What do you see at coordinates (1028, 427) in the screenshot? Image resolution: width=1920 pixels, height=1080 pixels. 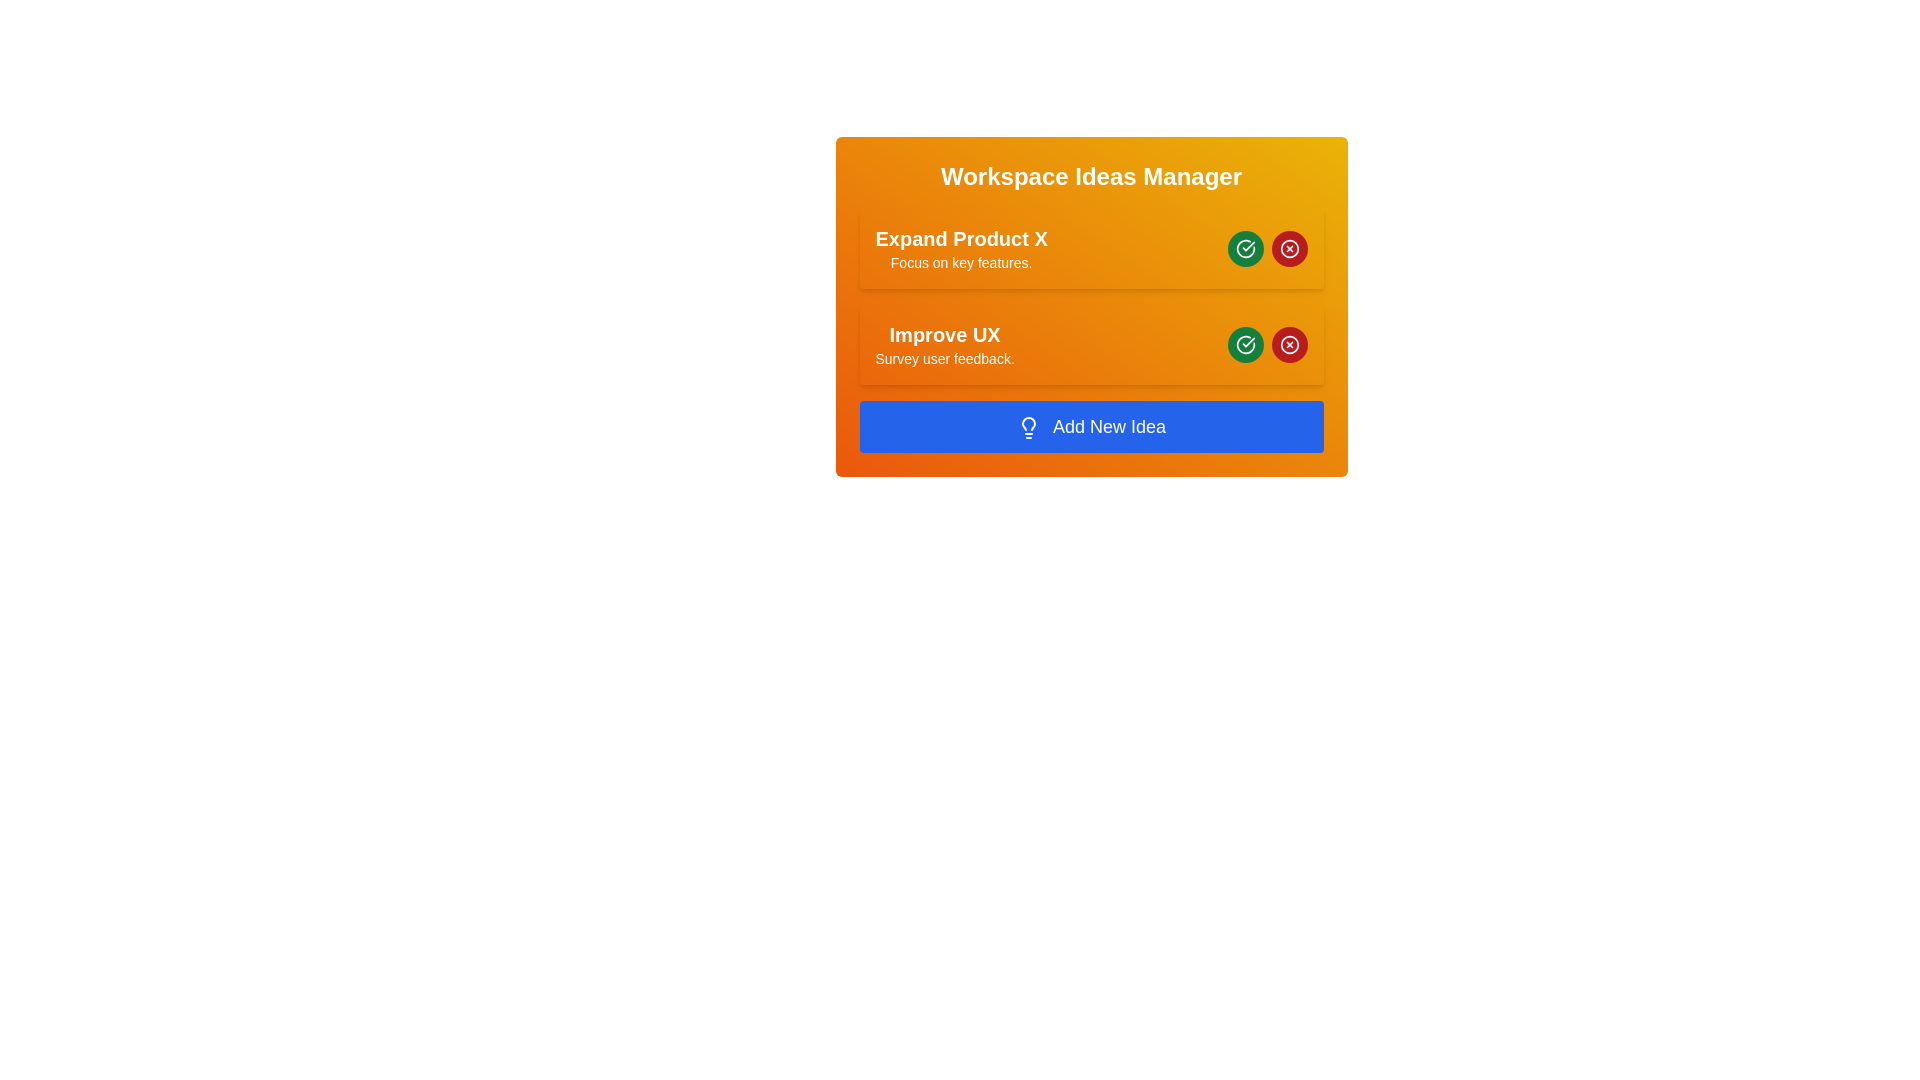 I see `the icon that represents 'Add New Idea' located within the button at the bottom part of a card-like component, which is left-aligned and slightly offset from the left edge` at bounding box center [1028, 427].